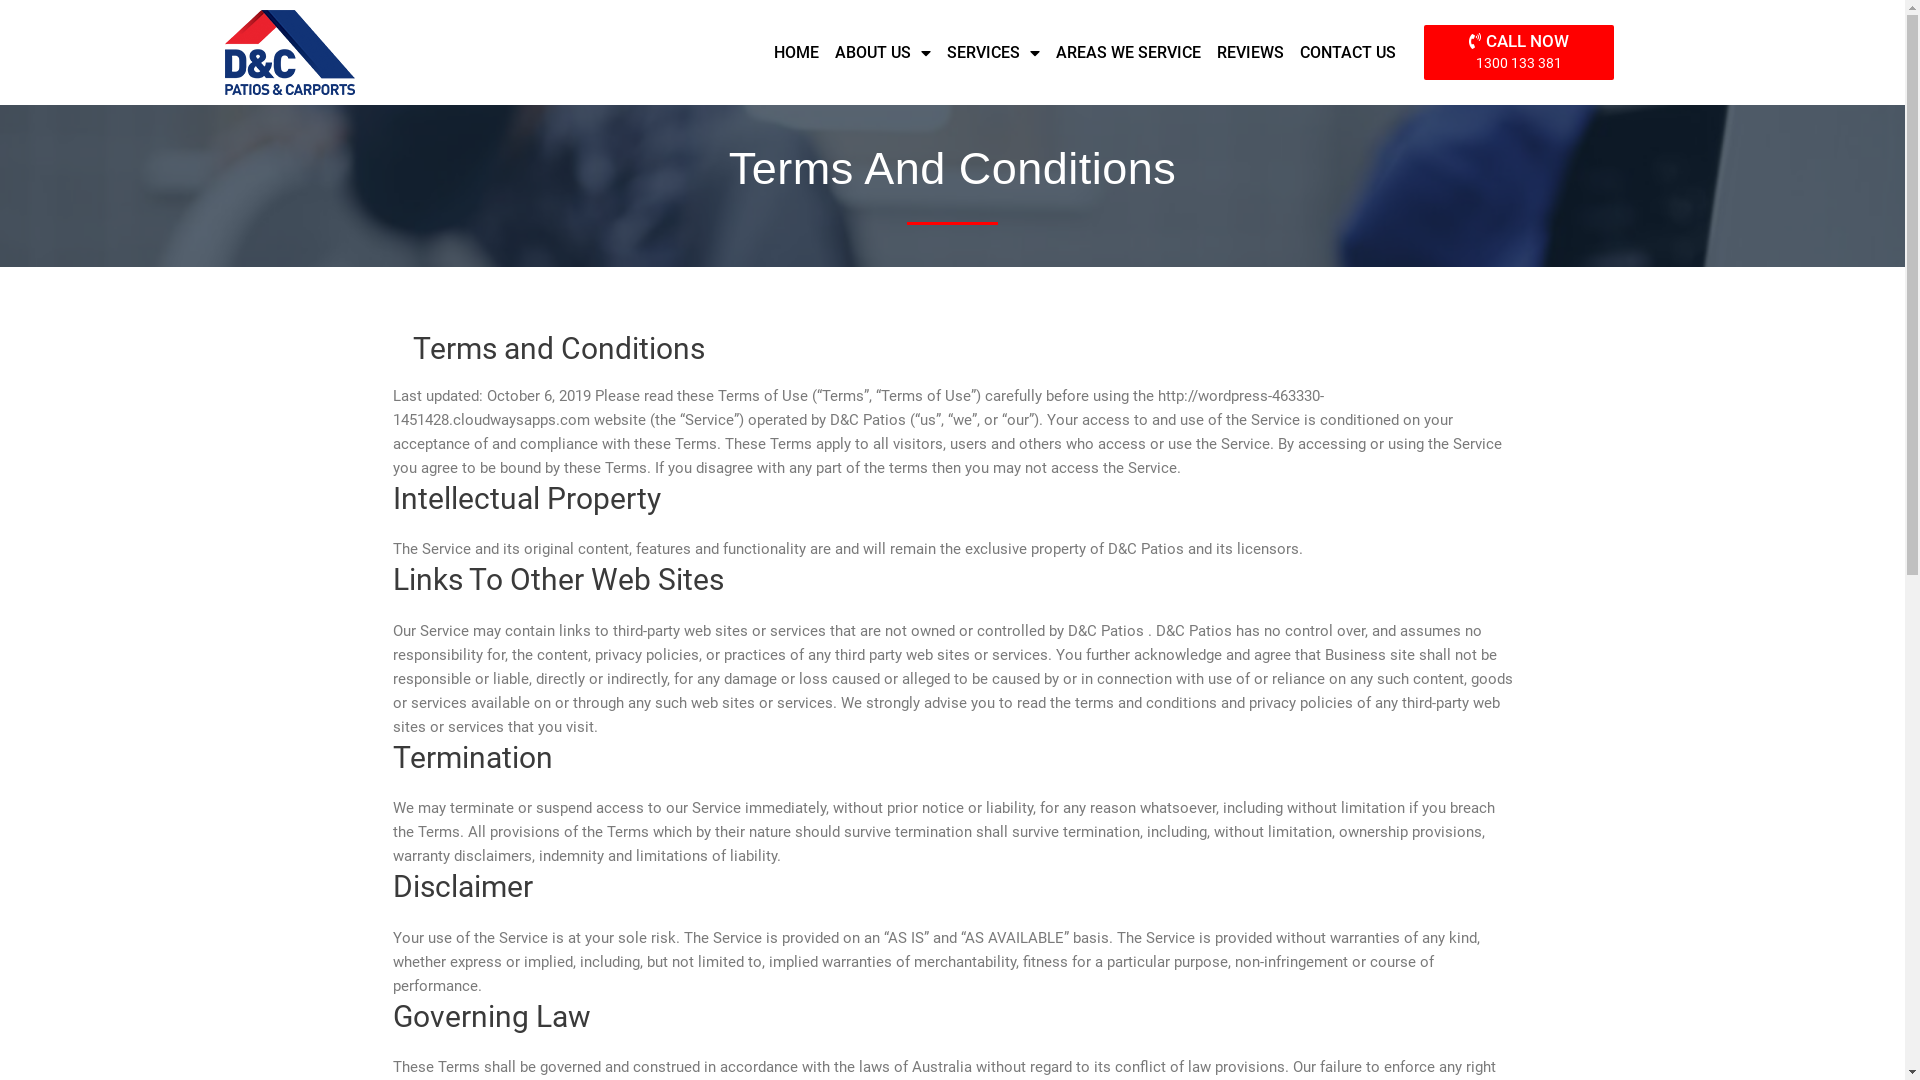  I want to click on 'AREAS WE SERVICE', so click(1128, 50).